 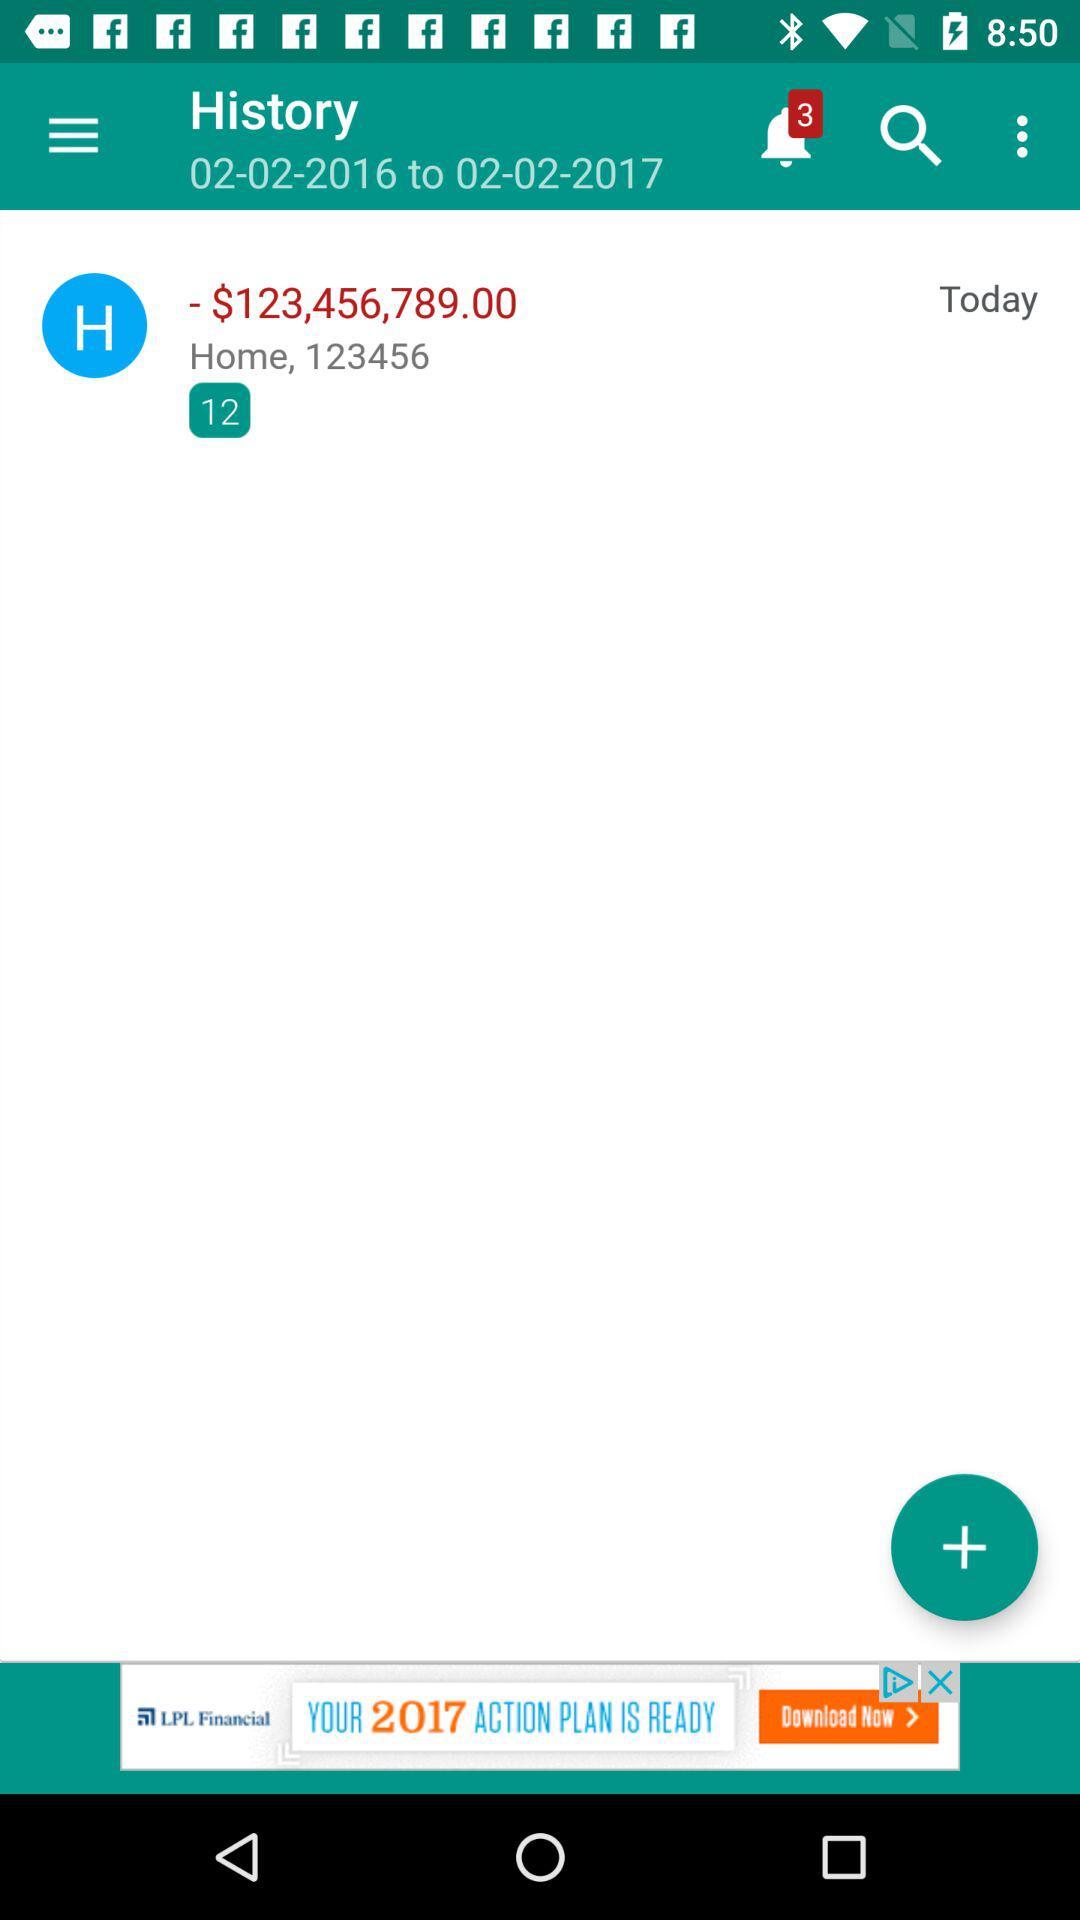 I want to click on the add icon, so click(x=963, y=1546).